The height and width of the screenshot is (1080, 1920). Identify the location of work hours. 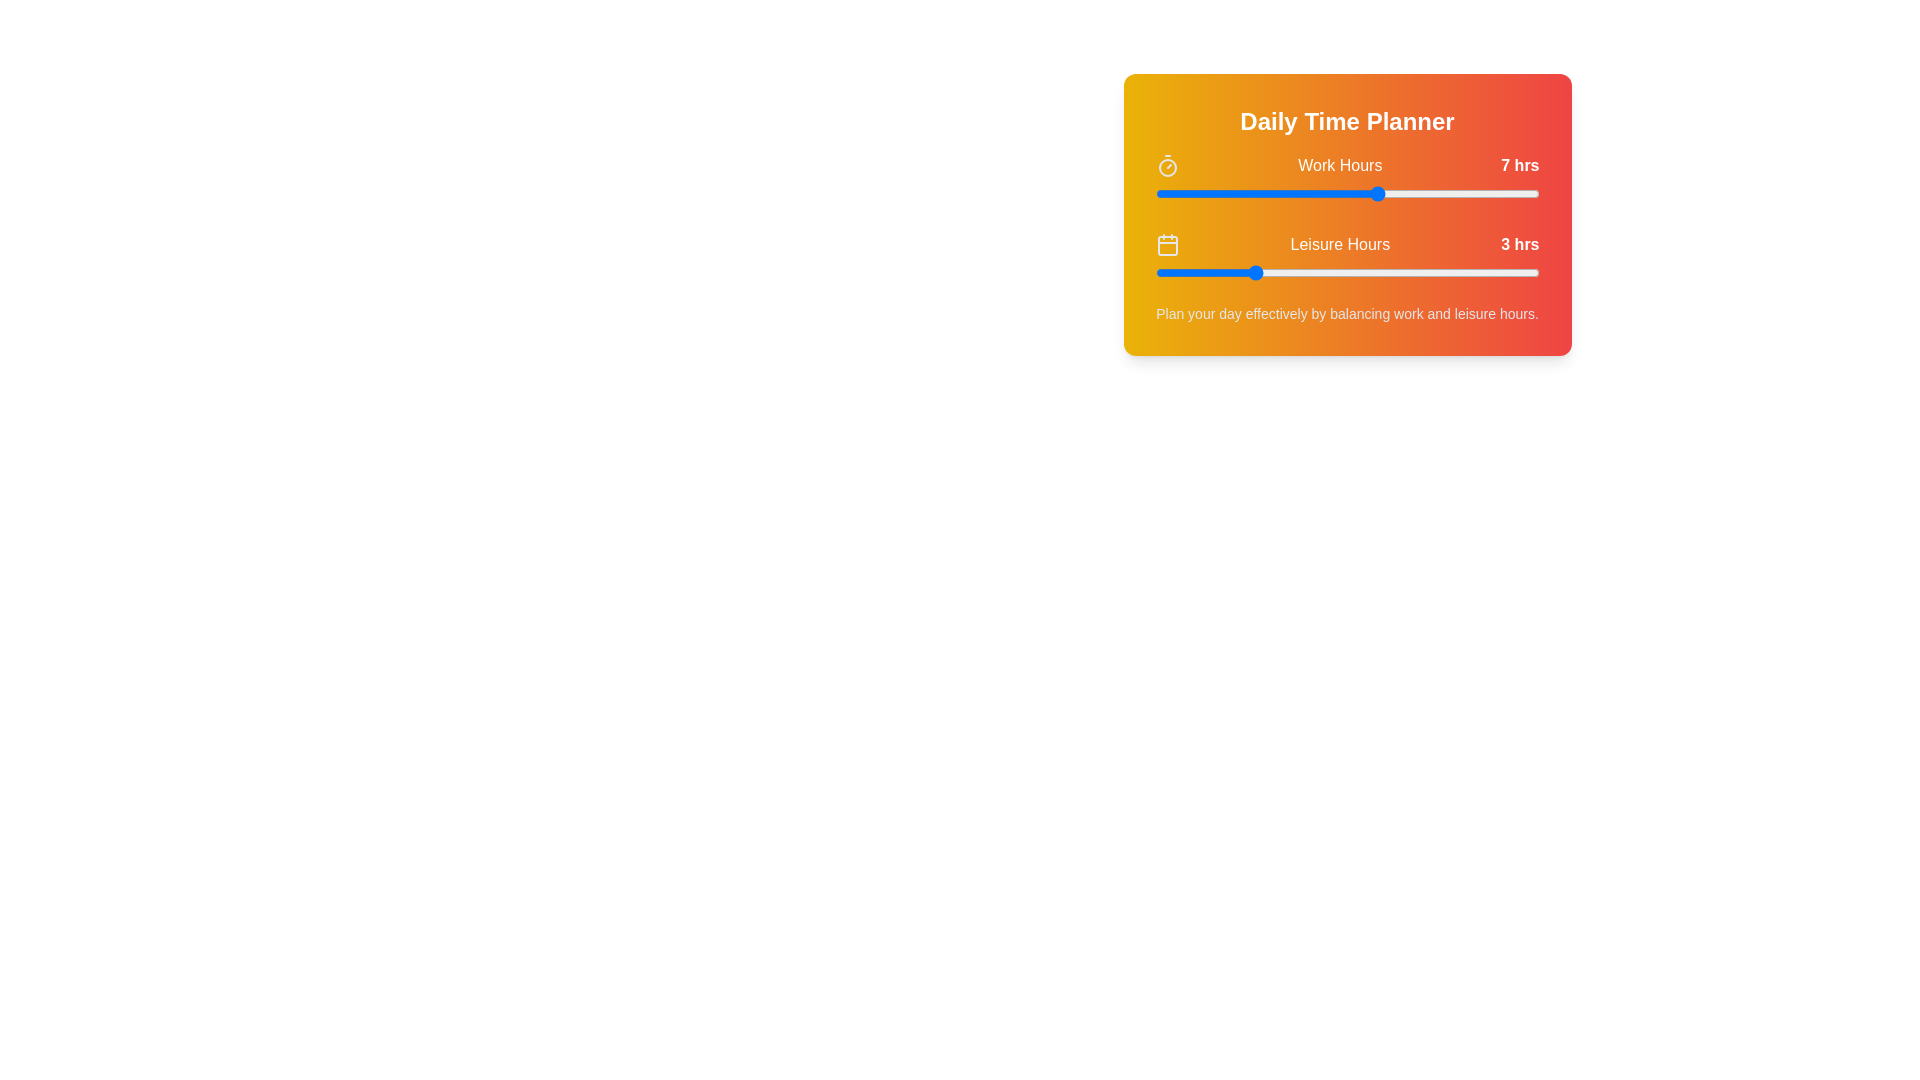
(1283, 193).